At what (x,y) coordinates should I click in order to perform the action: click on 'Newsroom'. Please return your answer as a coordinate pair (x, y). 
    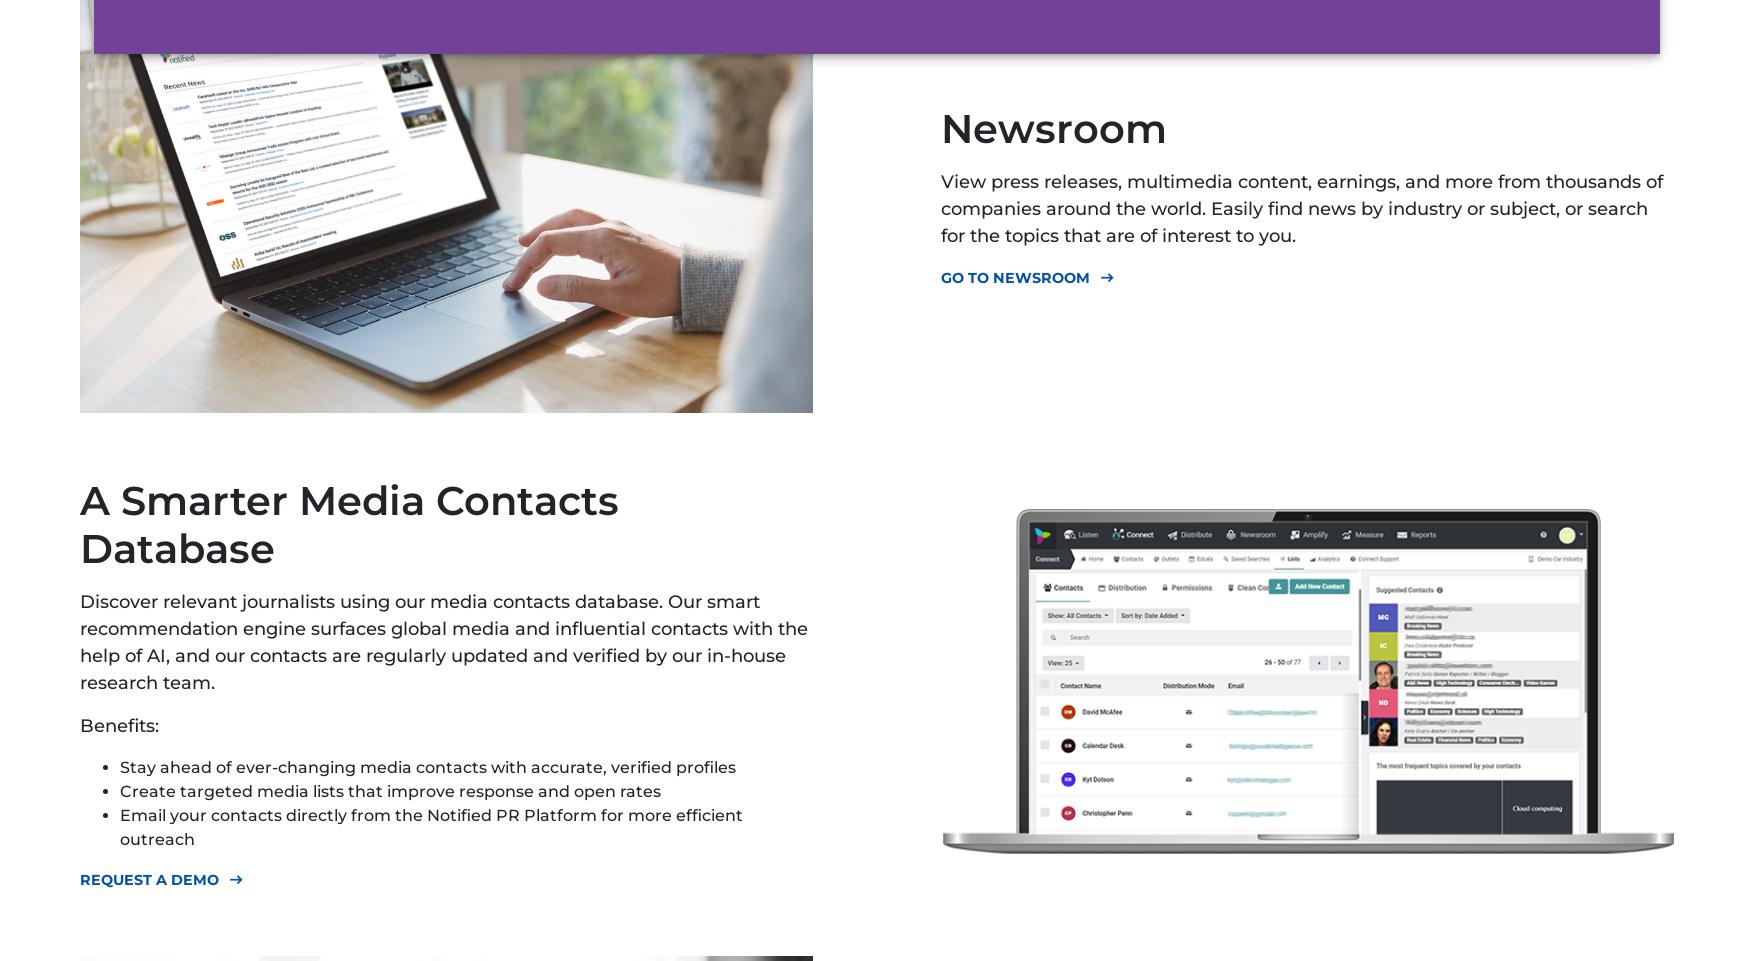
    Looking at the image, I should click on (941, 126).